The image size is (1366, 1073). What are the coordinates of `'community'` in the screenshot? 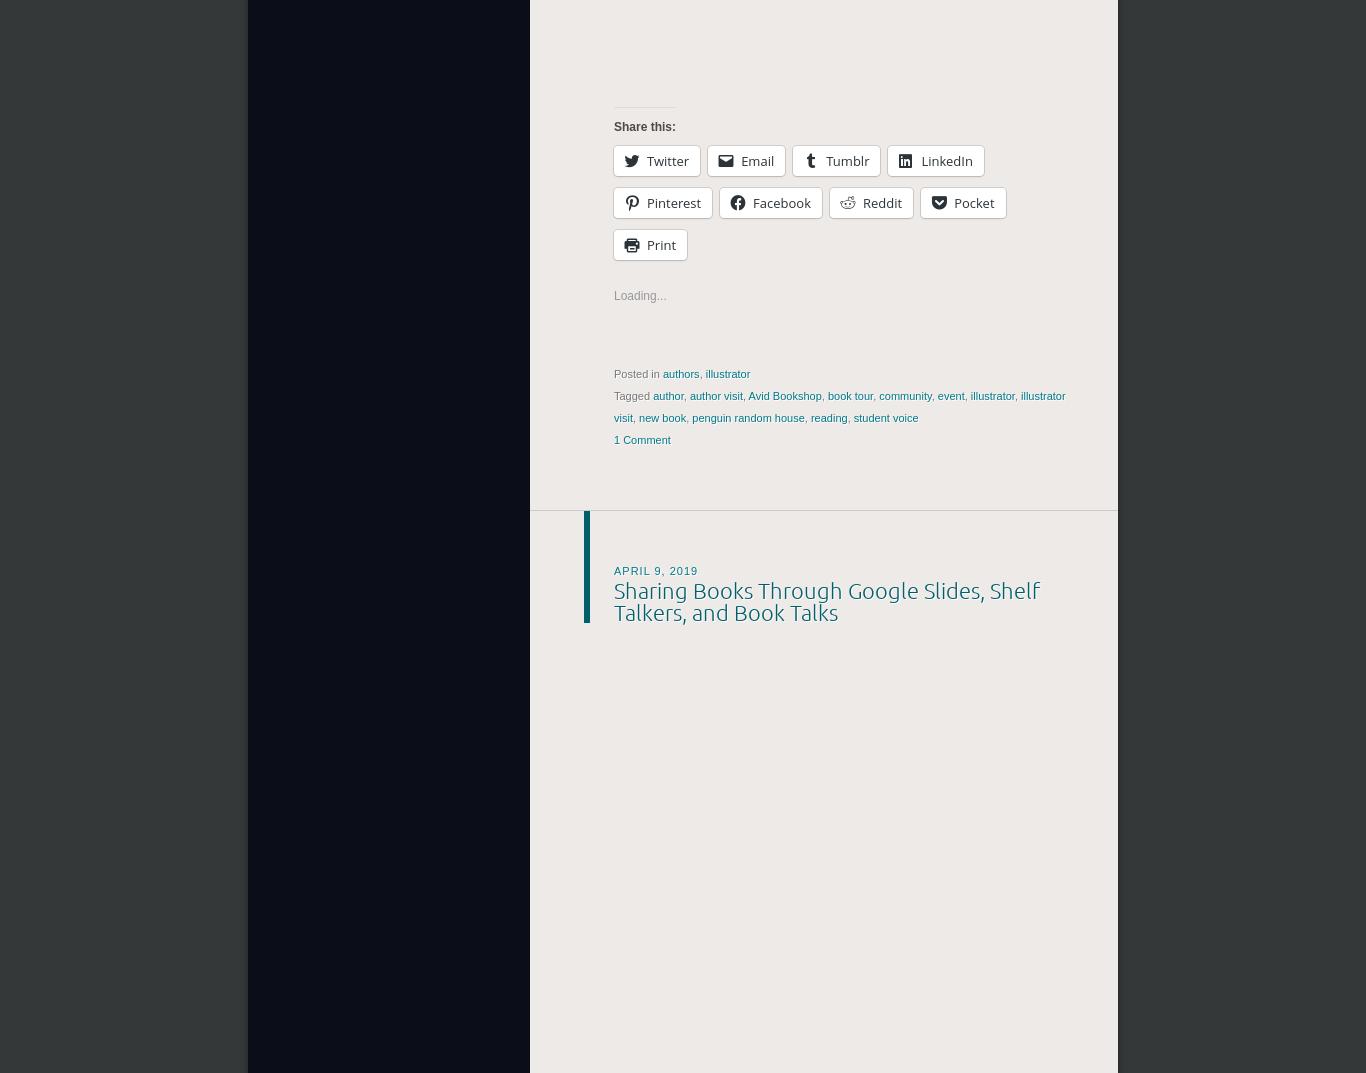 It's located at (903, 395).